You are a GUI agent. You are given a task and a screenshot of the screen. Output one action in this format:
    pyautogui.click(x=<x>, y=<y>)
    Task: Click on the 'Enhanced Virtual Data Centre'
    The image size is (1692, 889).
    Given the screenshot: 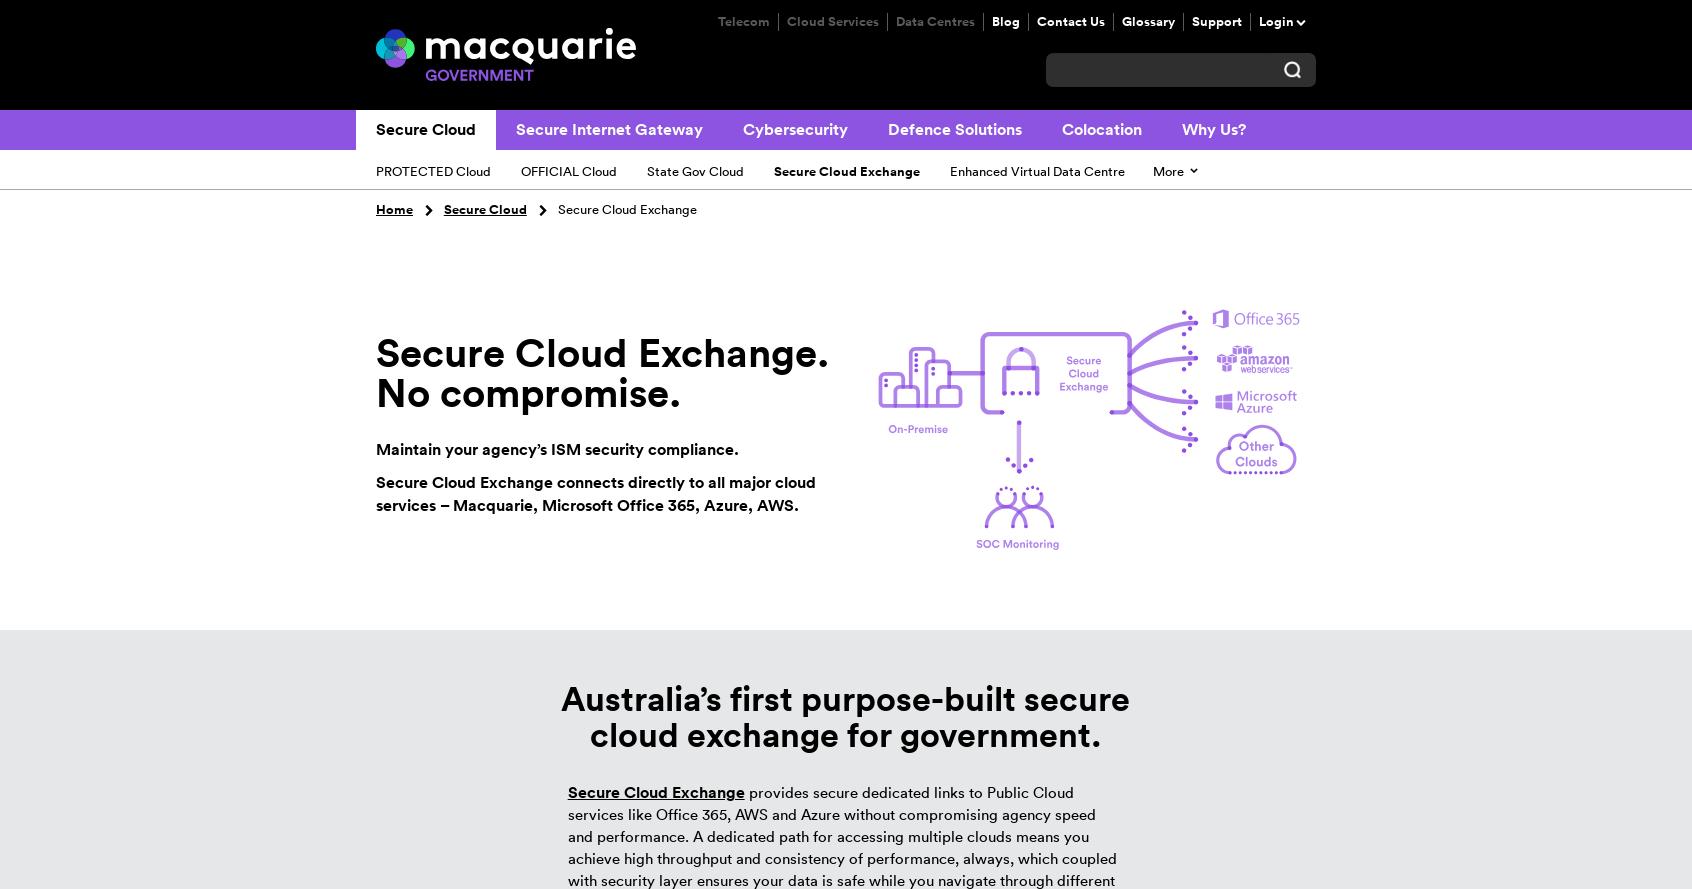 What is the action you would take?
    pyautogui.click(x=1036, y=171)
    